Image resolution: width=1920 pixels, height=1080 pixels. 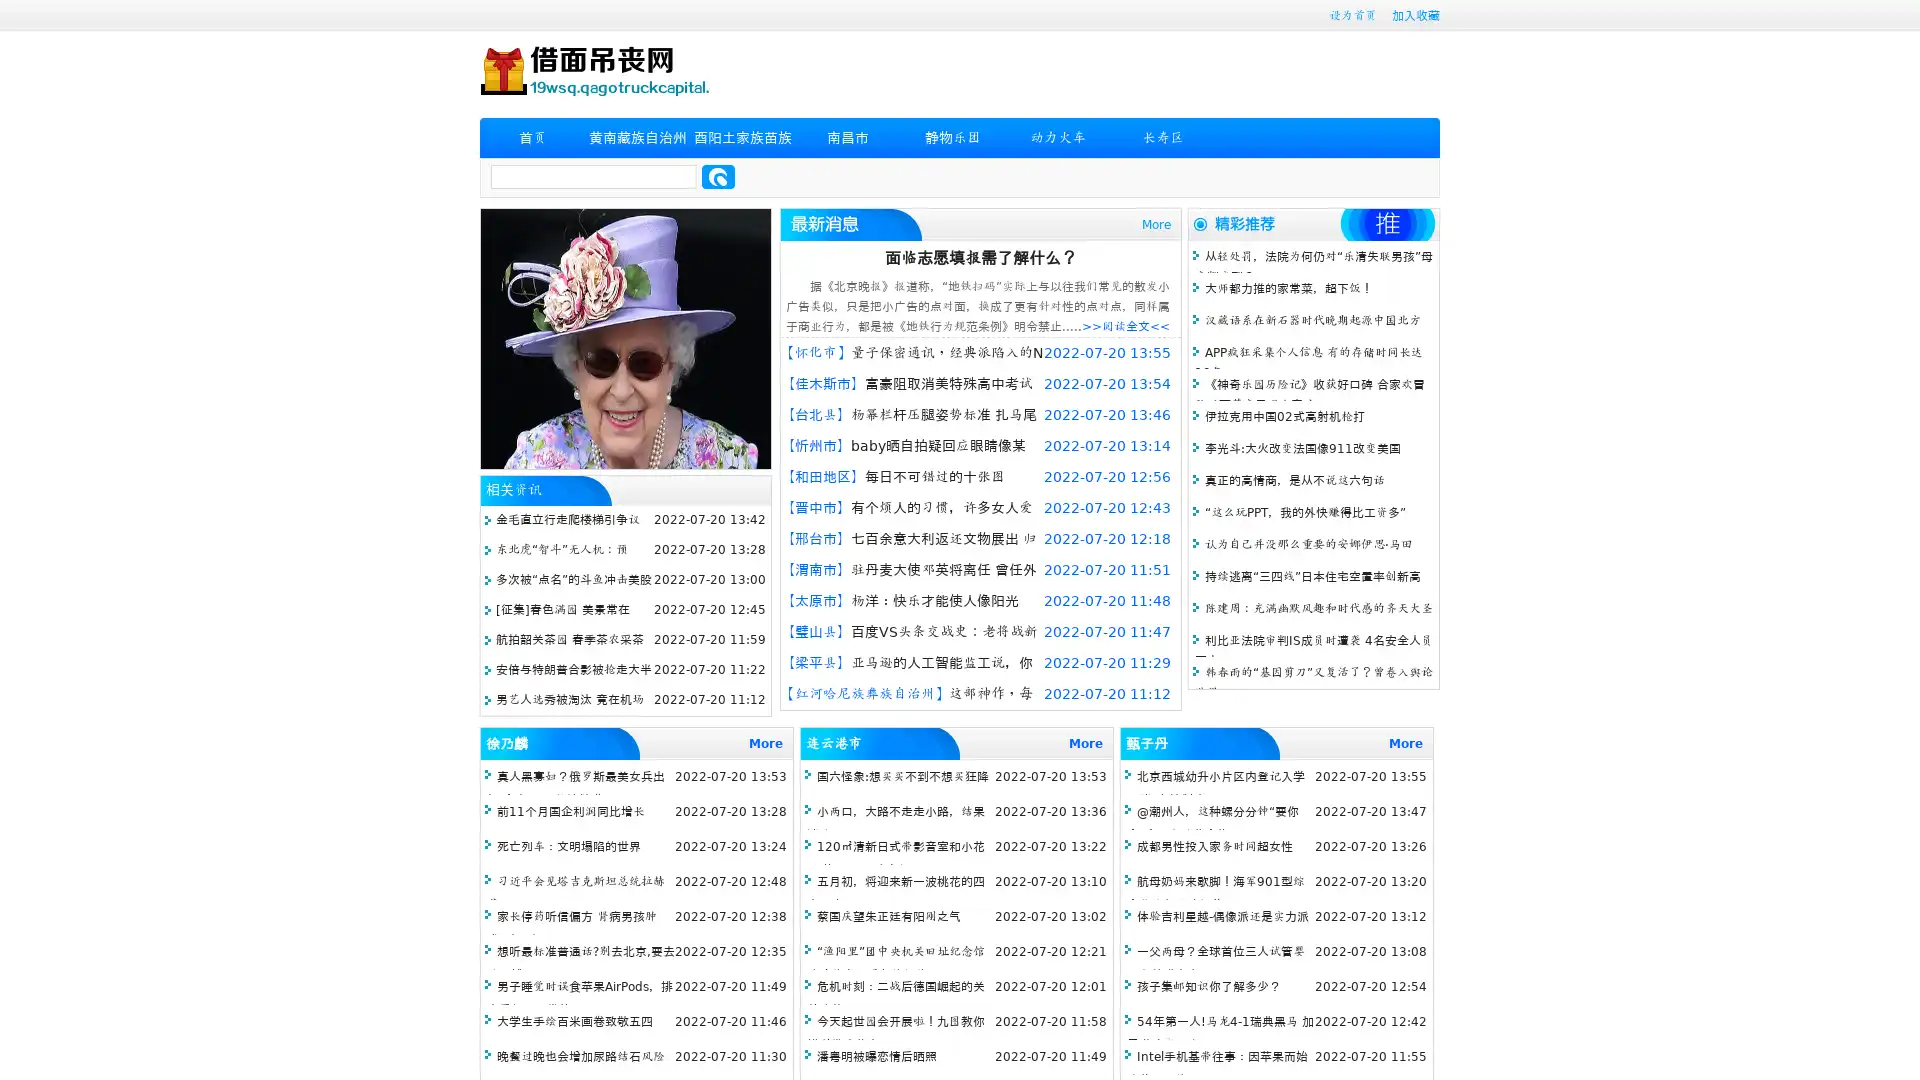 I want to click on Search, so click(x=718, y=176).